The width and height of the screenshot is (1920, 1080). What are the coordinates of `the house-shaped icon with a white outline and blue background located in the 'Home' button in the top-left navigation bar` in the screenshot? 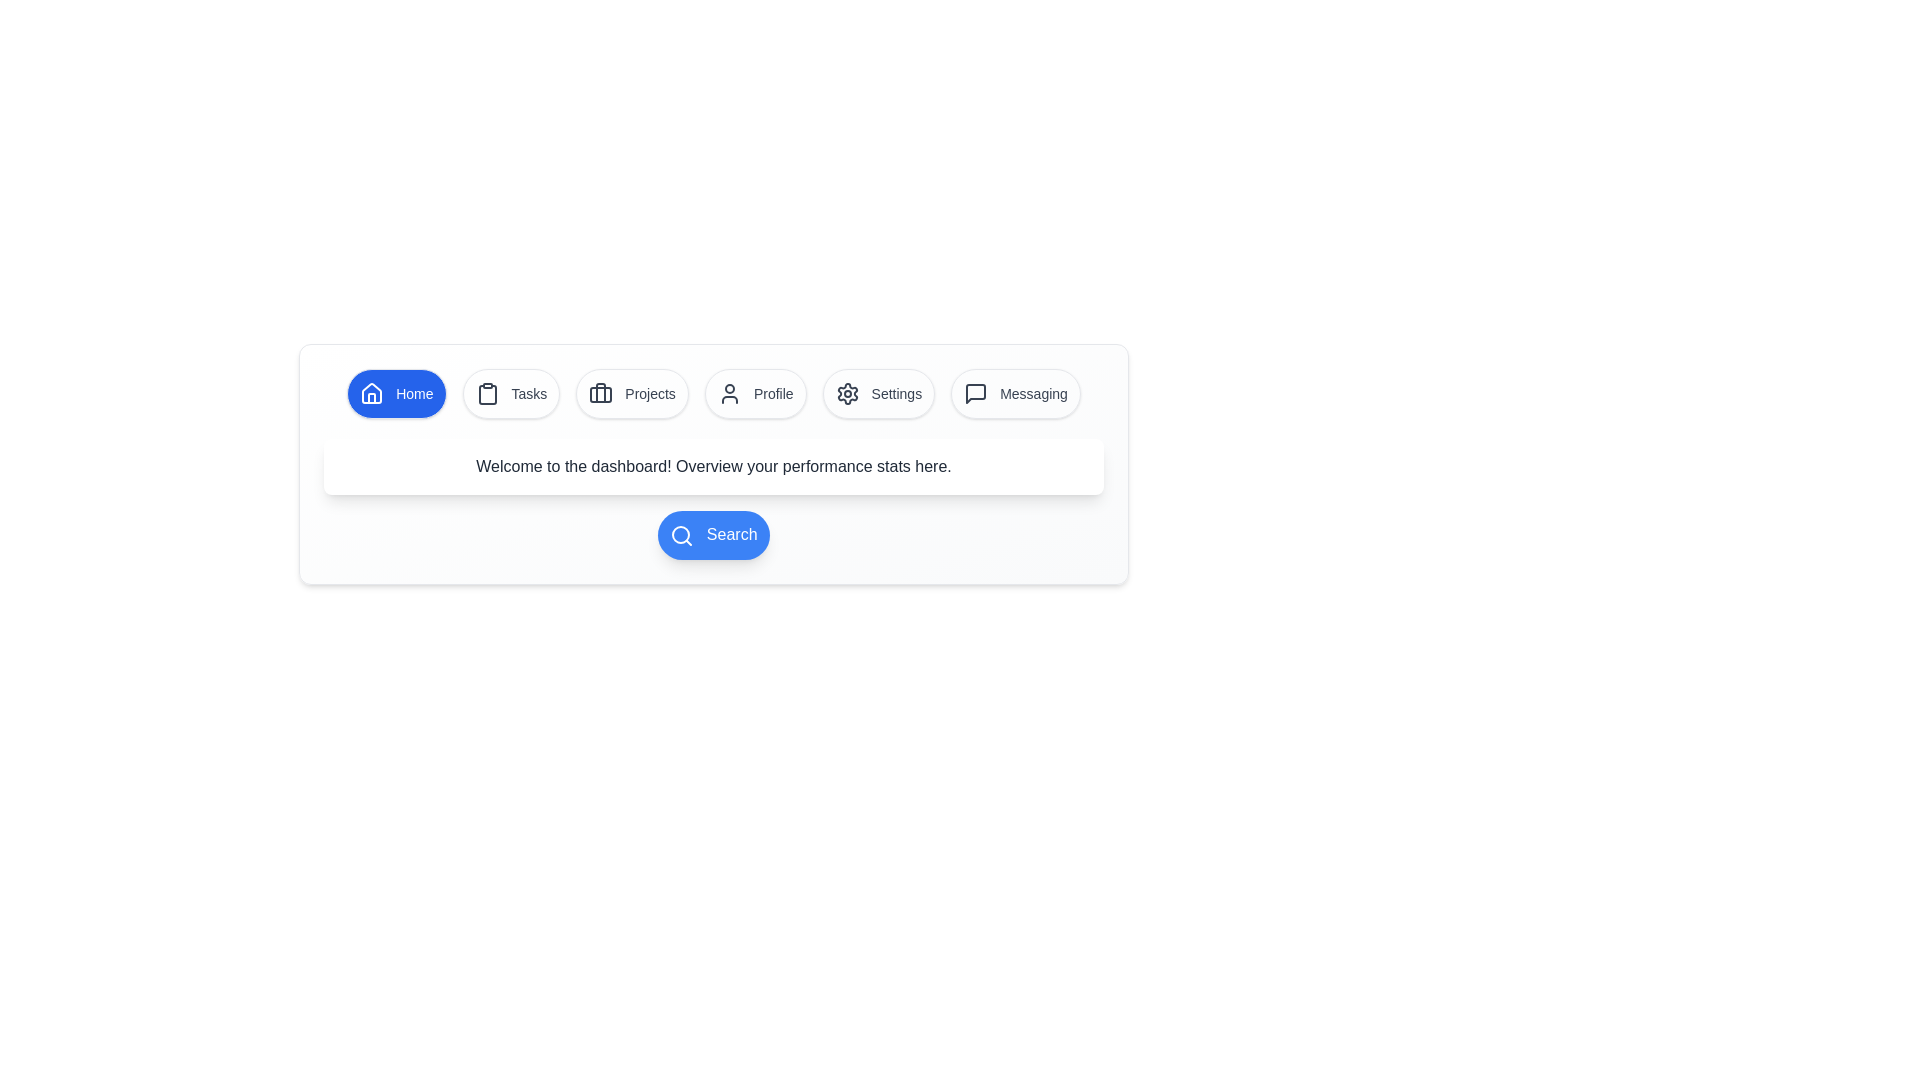 It's located at (372, 393).